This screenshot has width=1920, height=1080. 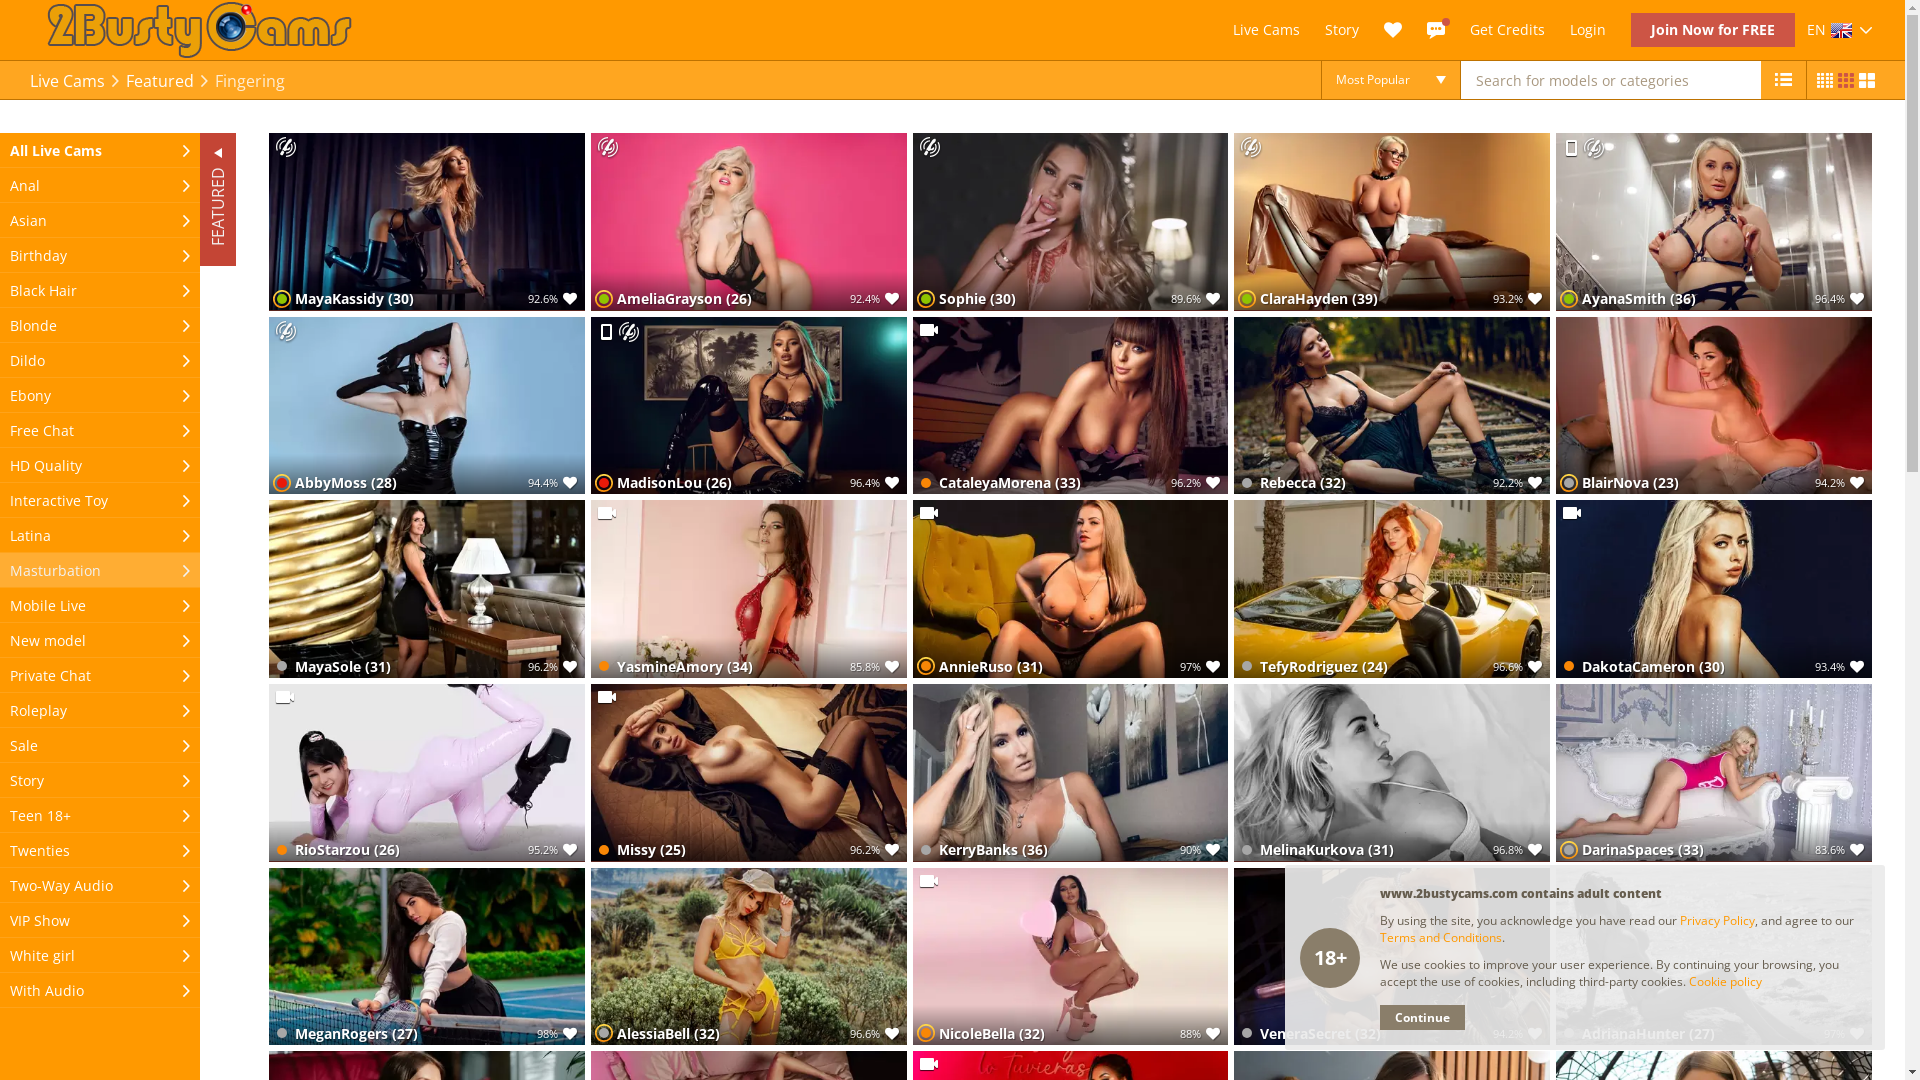 I want to click on 'VIP Show', so click(x=99, y=920).